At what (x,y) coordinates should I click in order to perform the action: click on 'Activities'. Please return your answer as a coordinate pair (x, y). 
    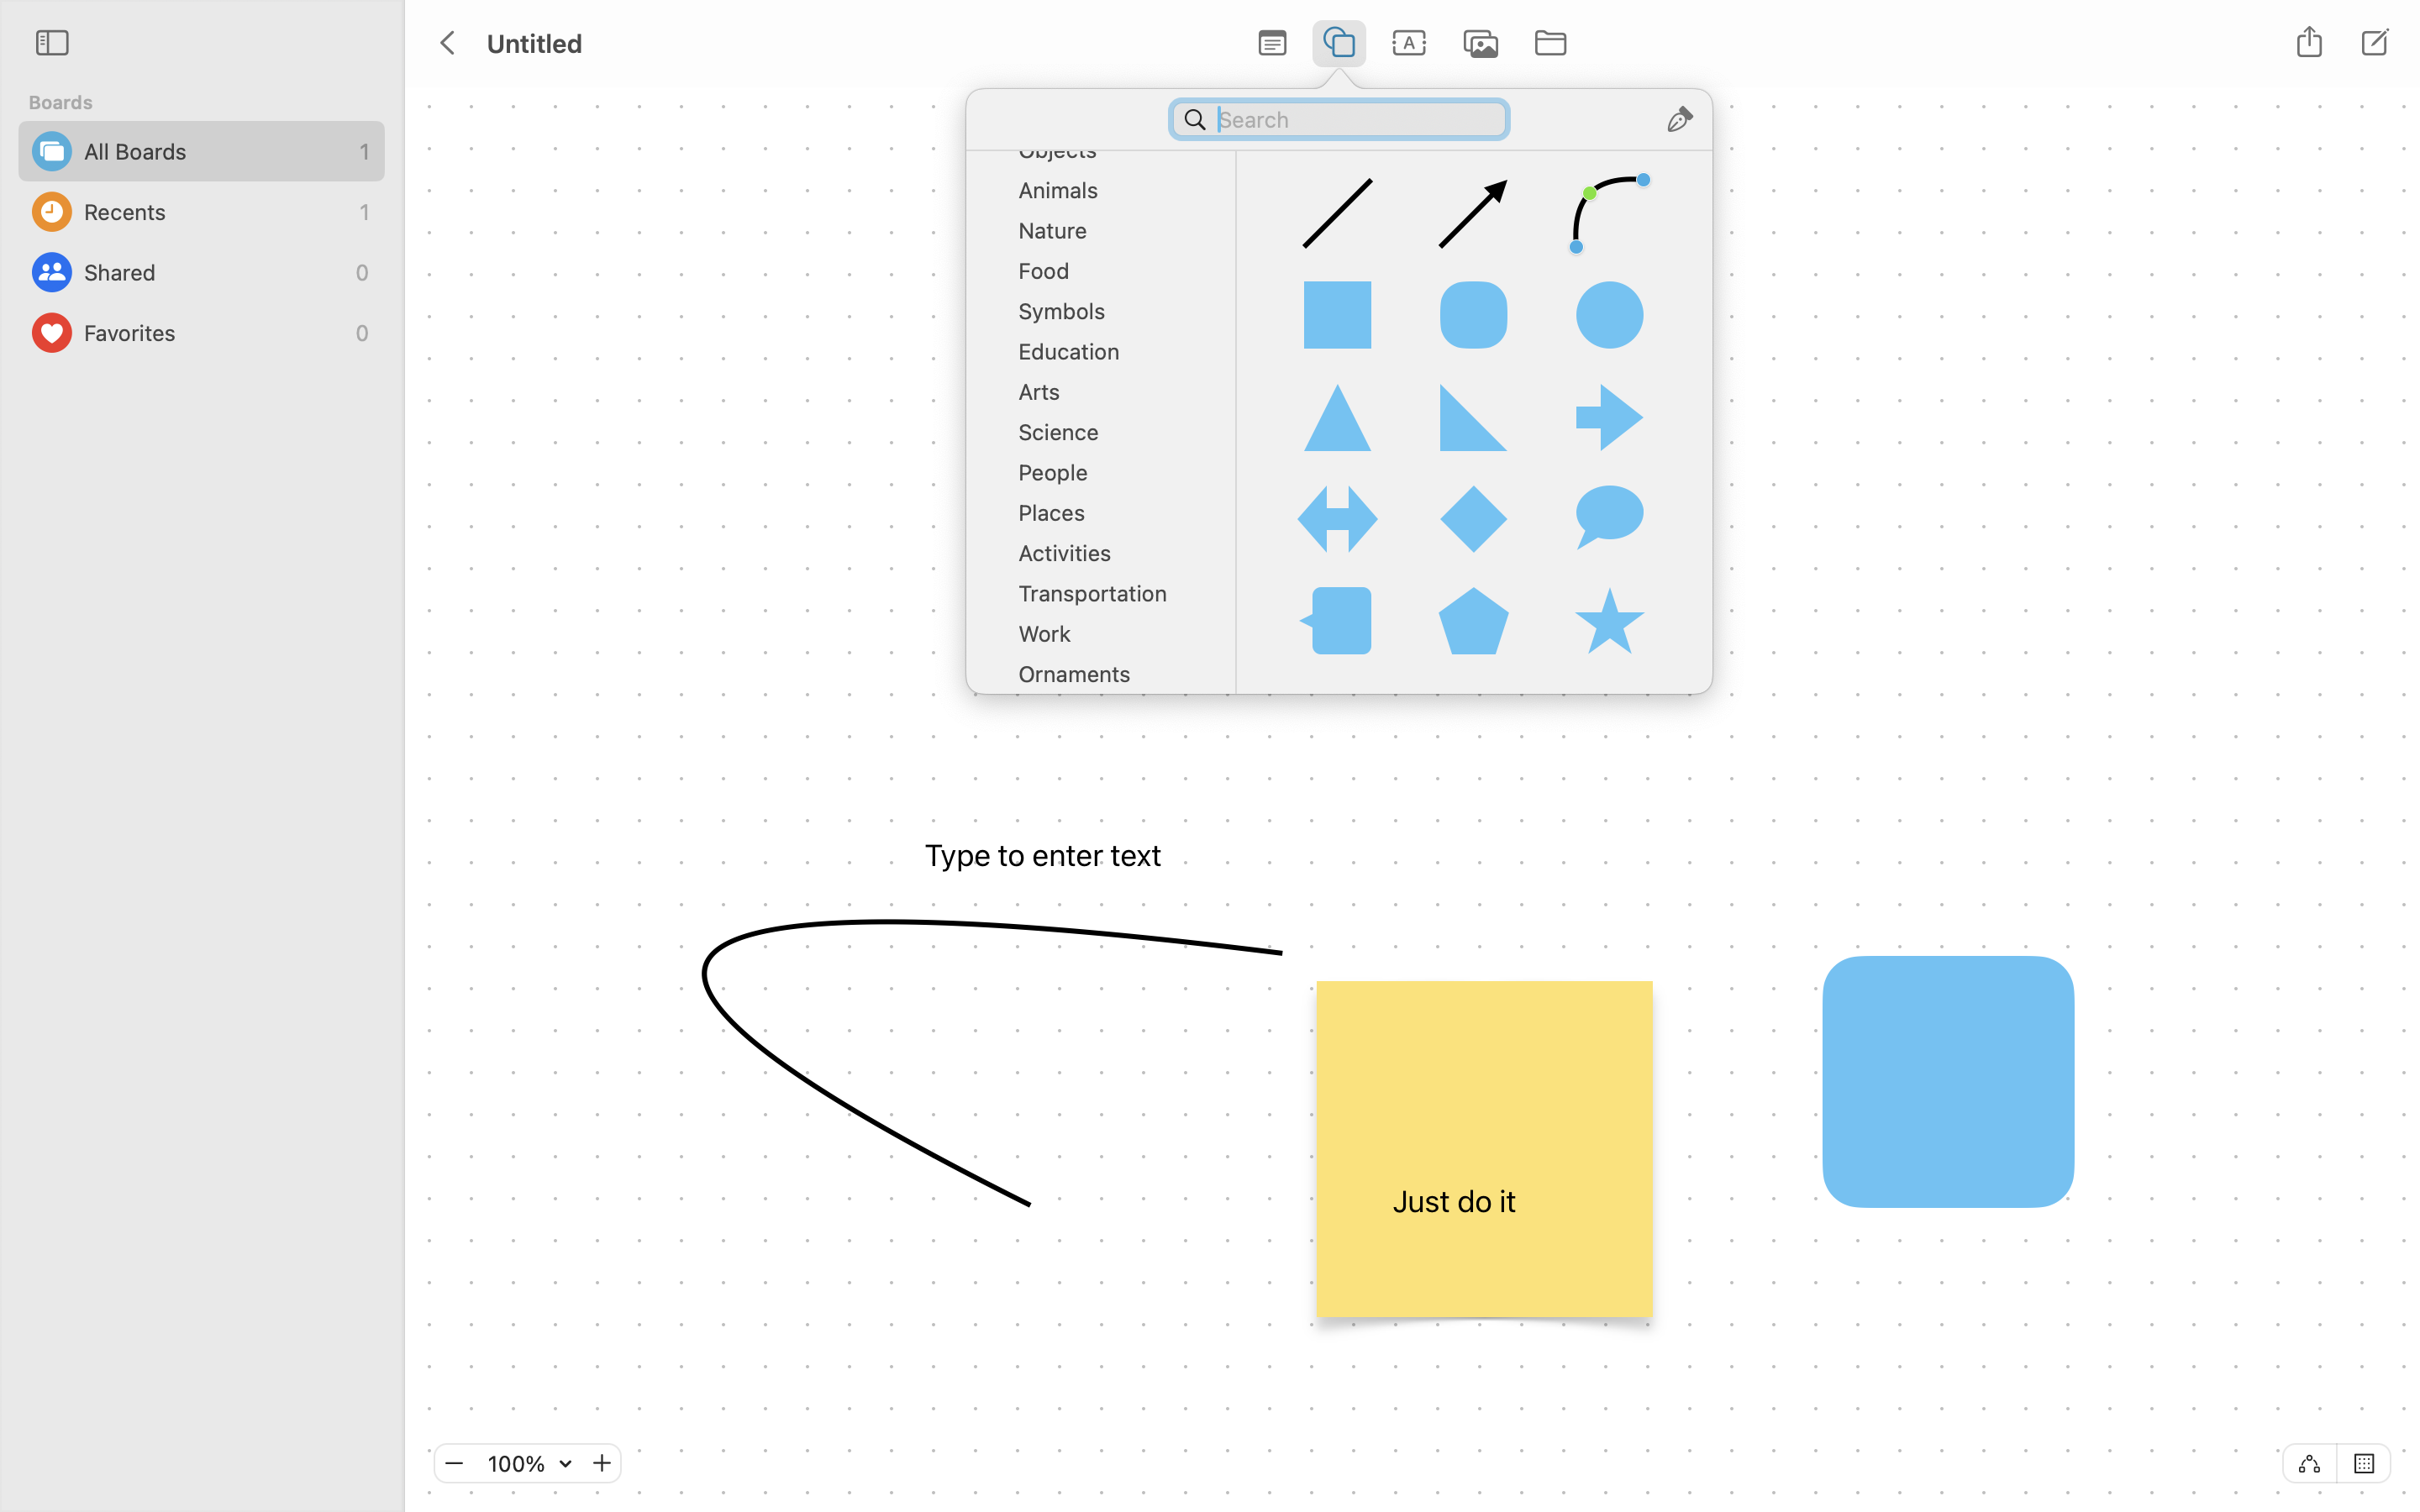
    Looking at the image, I should click on (1107, 559).